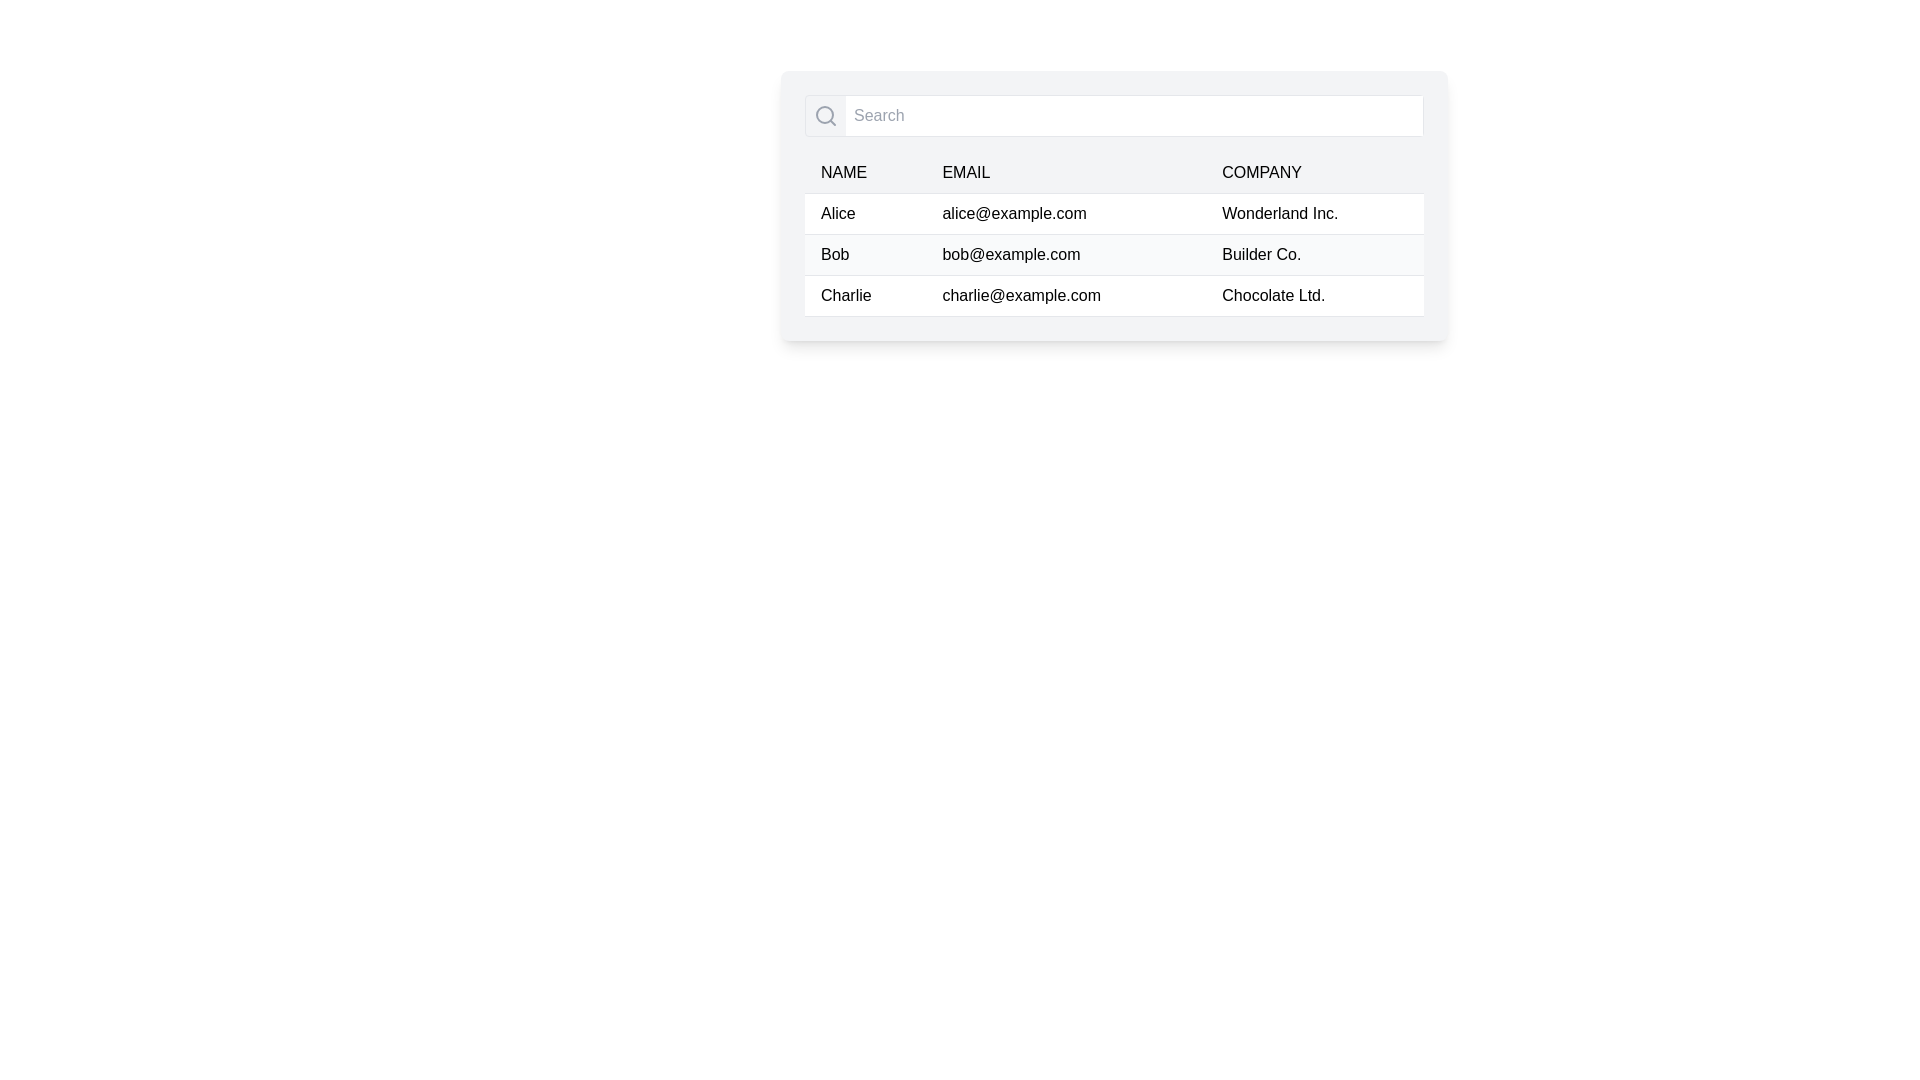 This screenshot has height=1080, width=1920. What do you see at coordinates (1113, 296) in the screenshot?
I see `the third row` at bounding box center [1113, 296].